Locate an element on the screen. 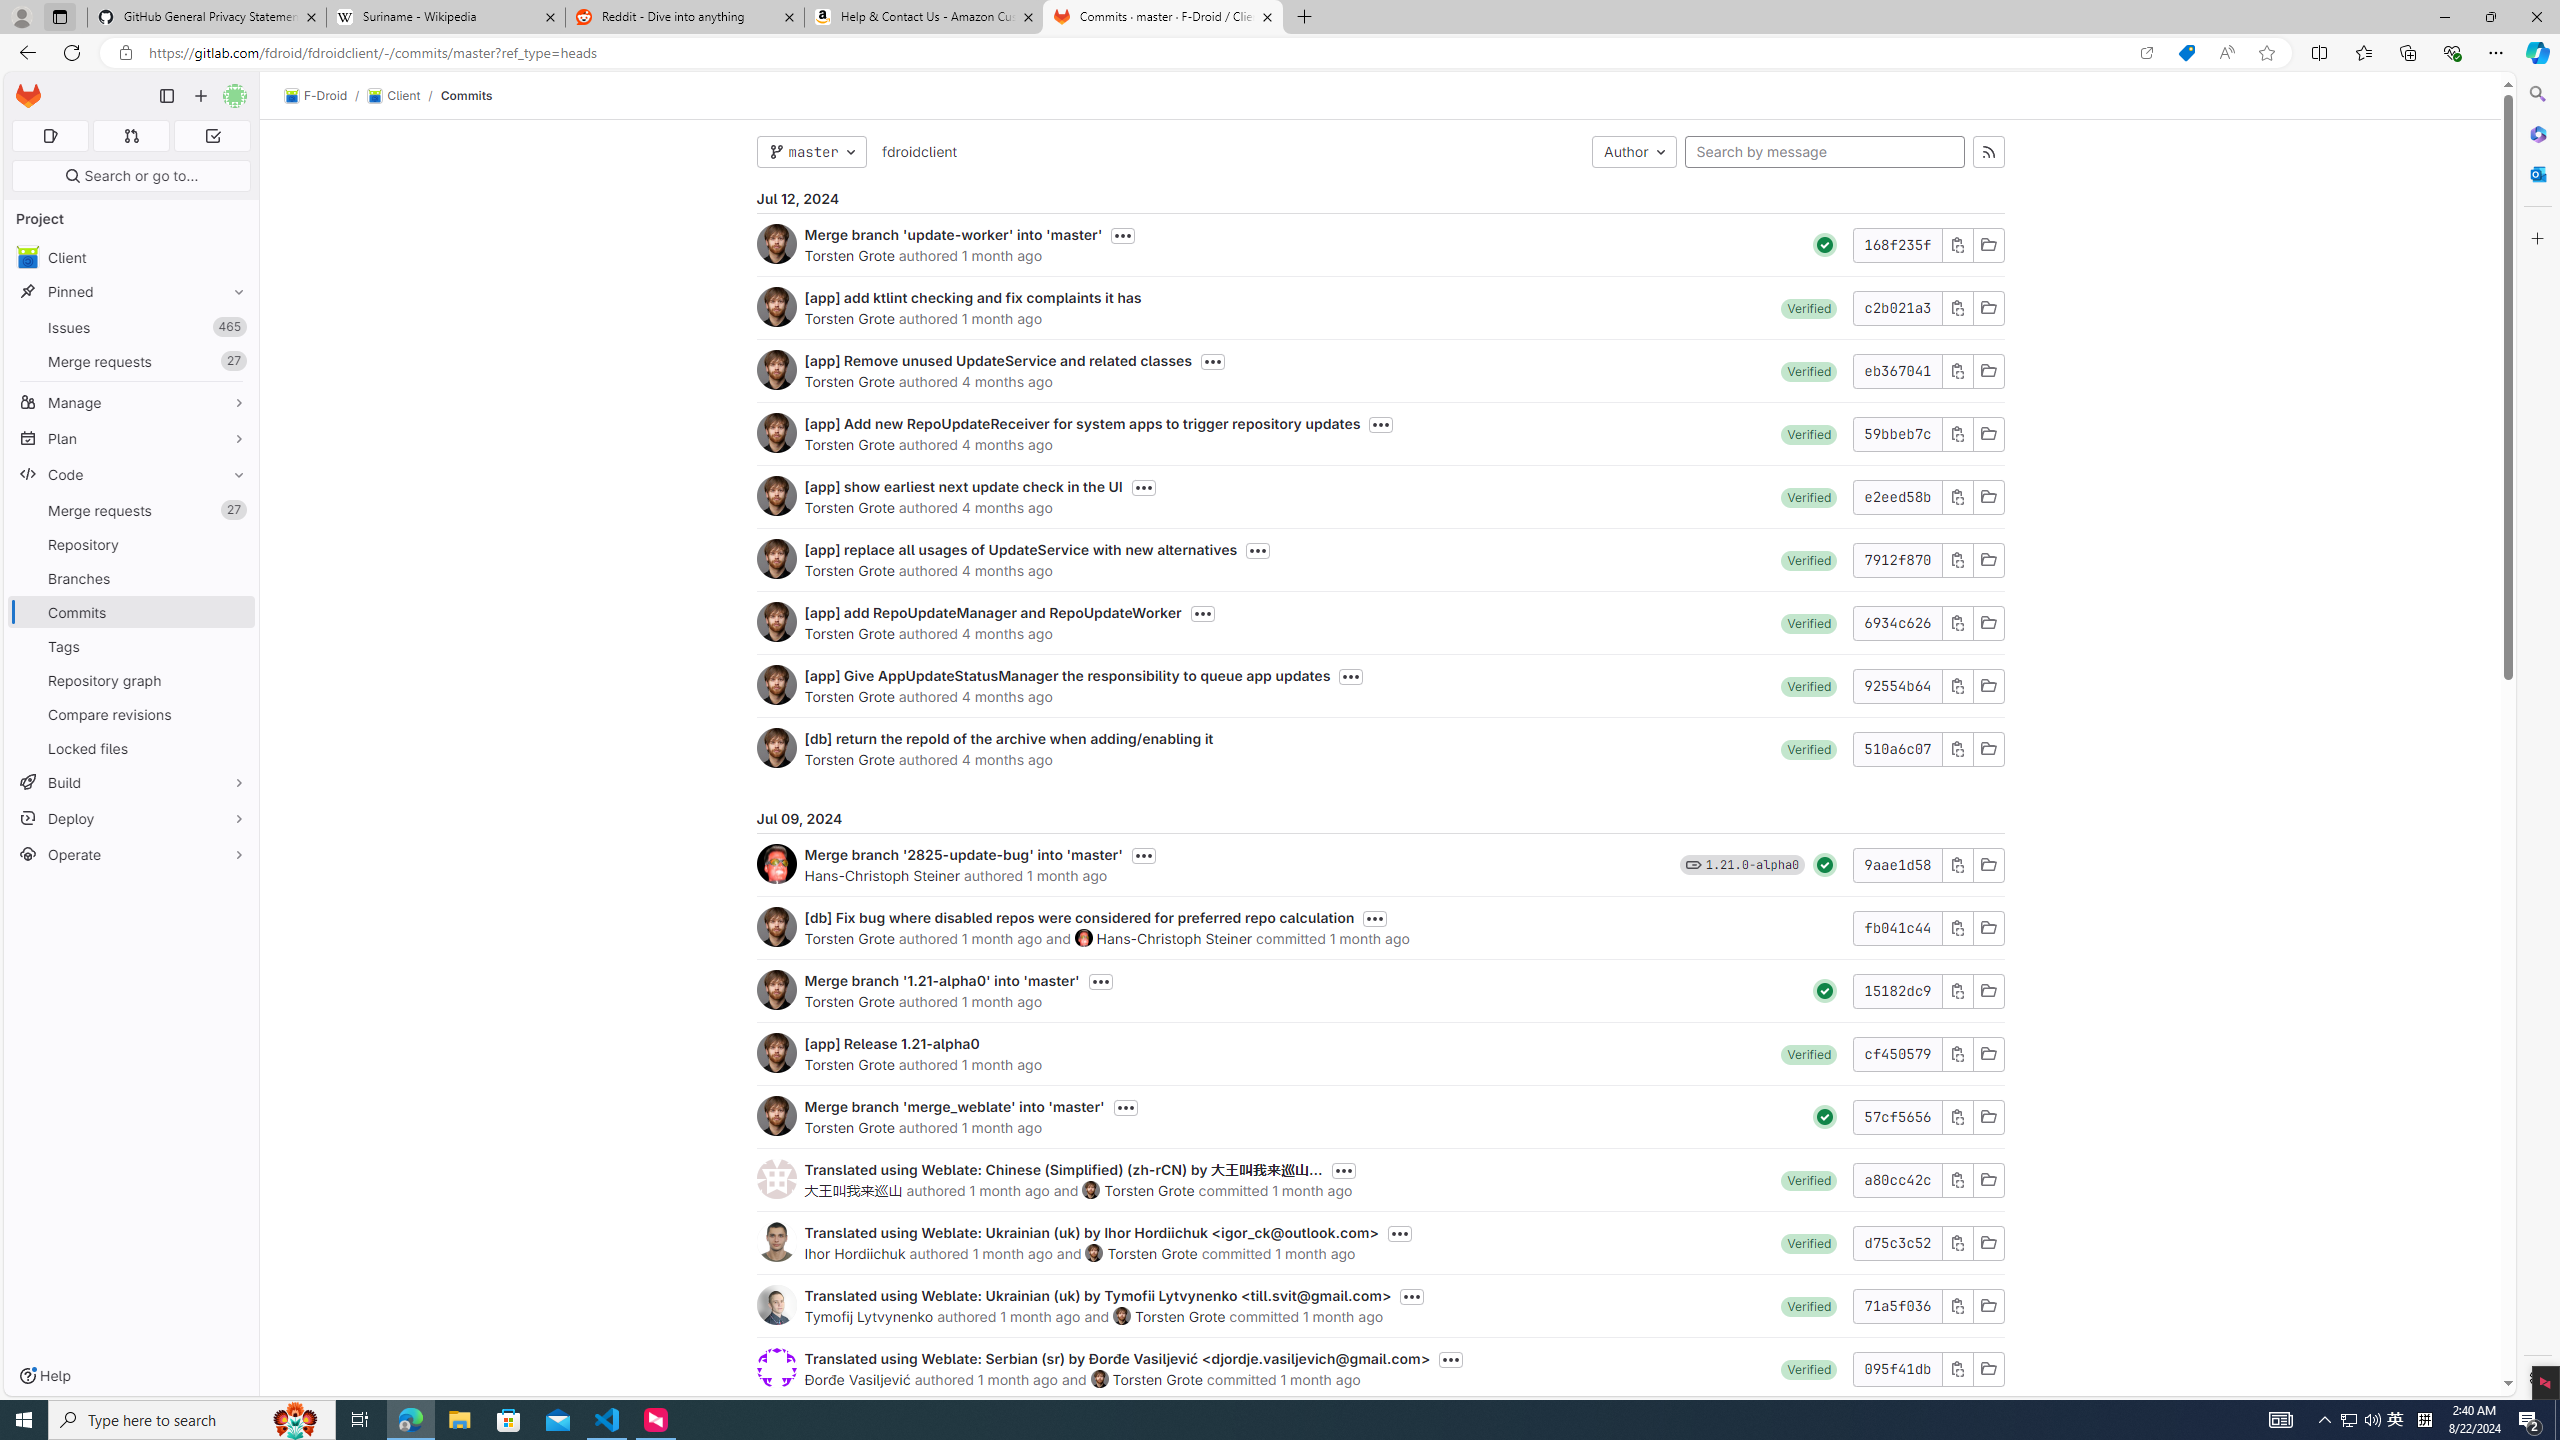  'Open in app' is located at coordinates (2145, 53).